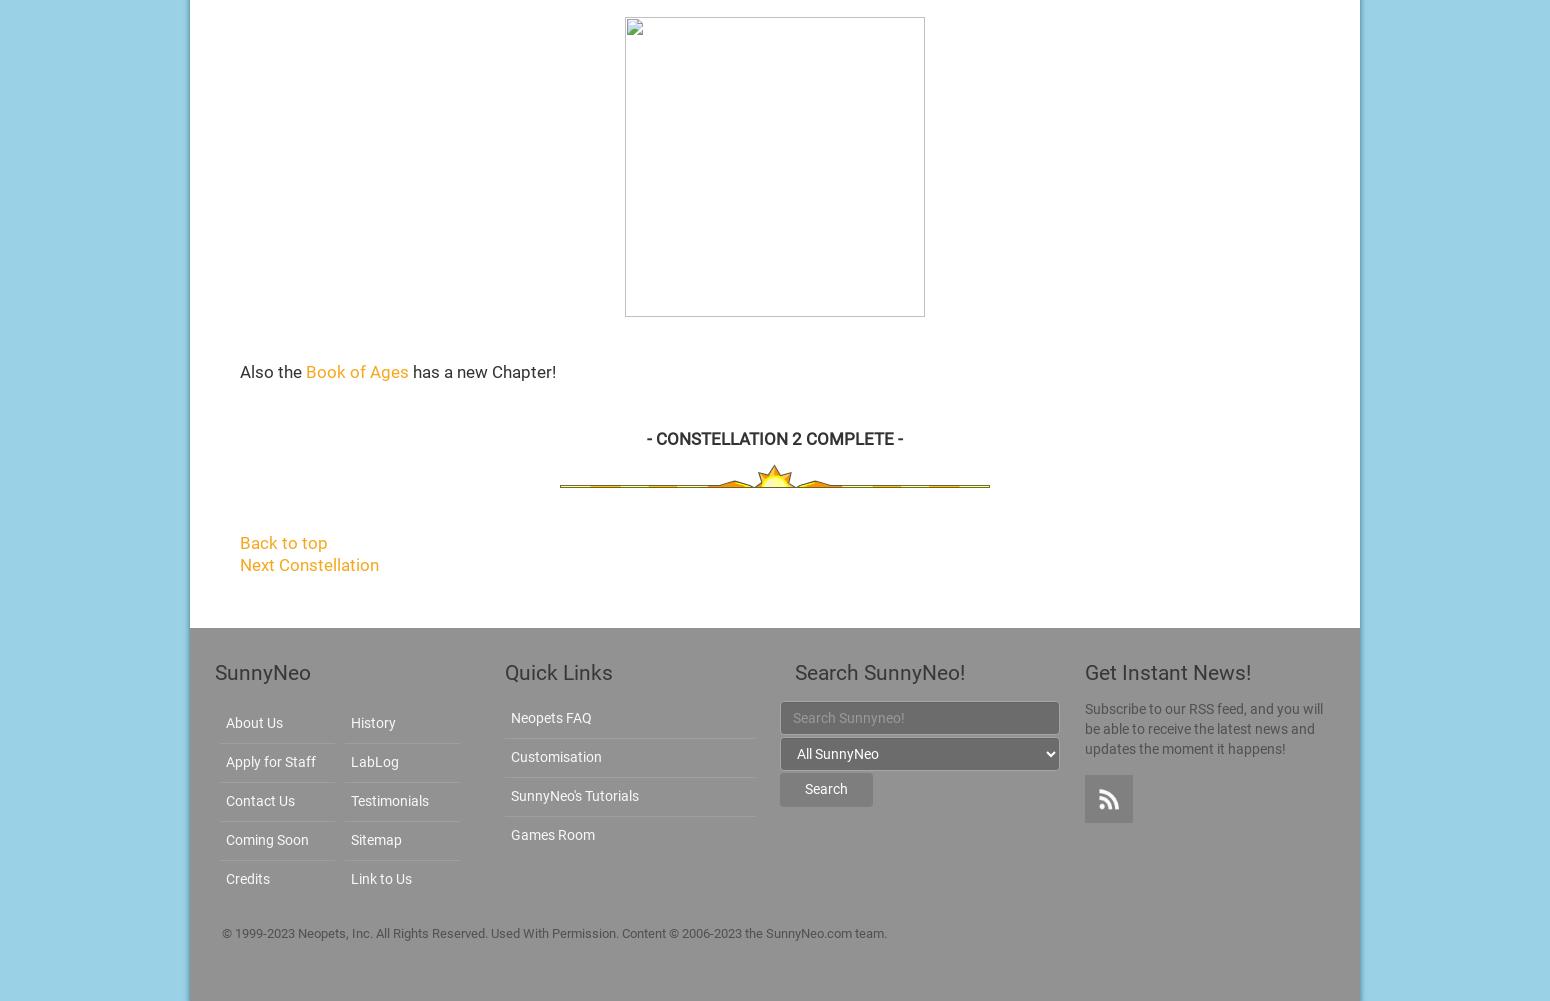  Describe the element at coordinates (248, 878) in the screenshot. I see `'Credits'` at that location.